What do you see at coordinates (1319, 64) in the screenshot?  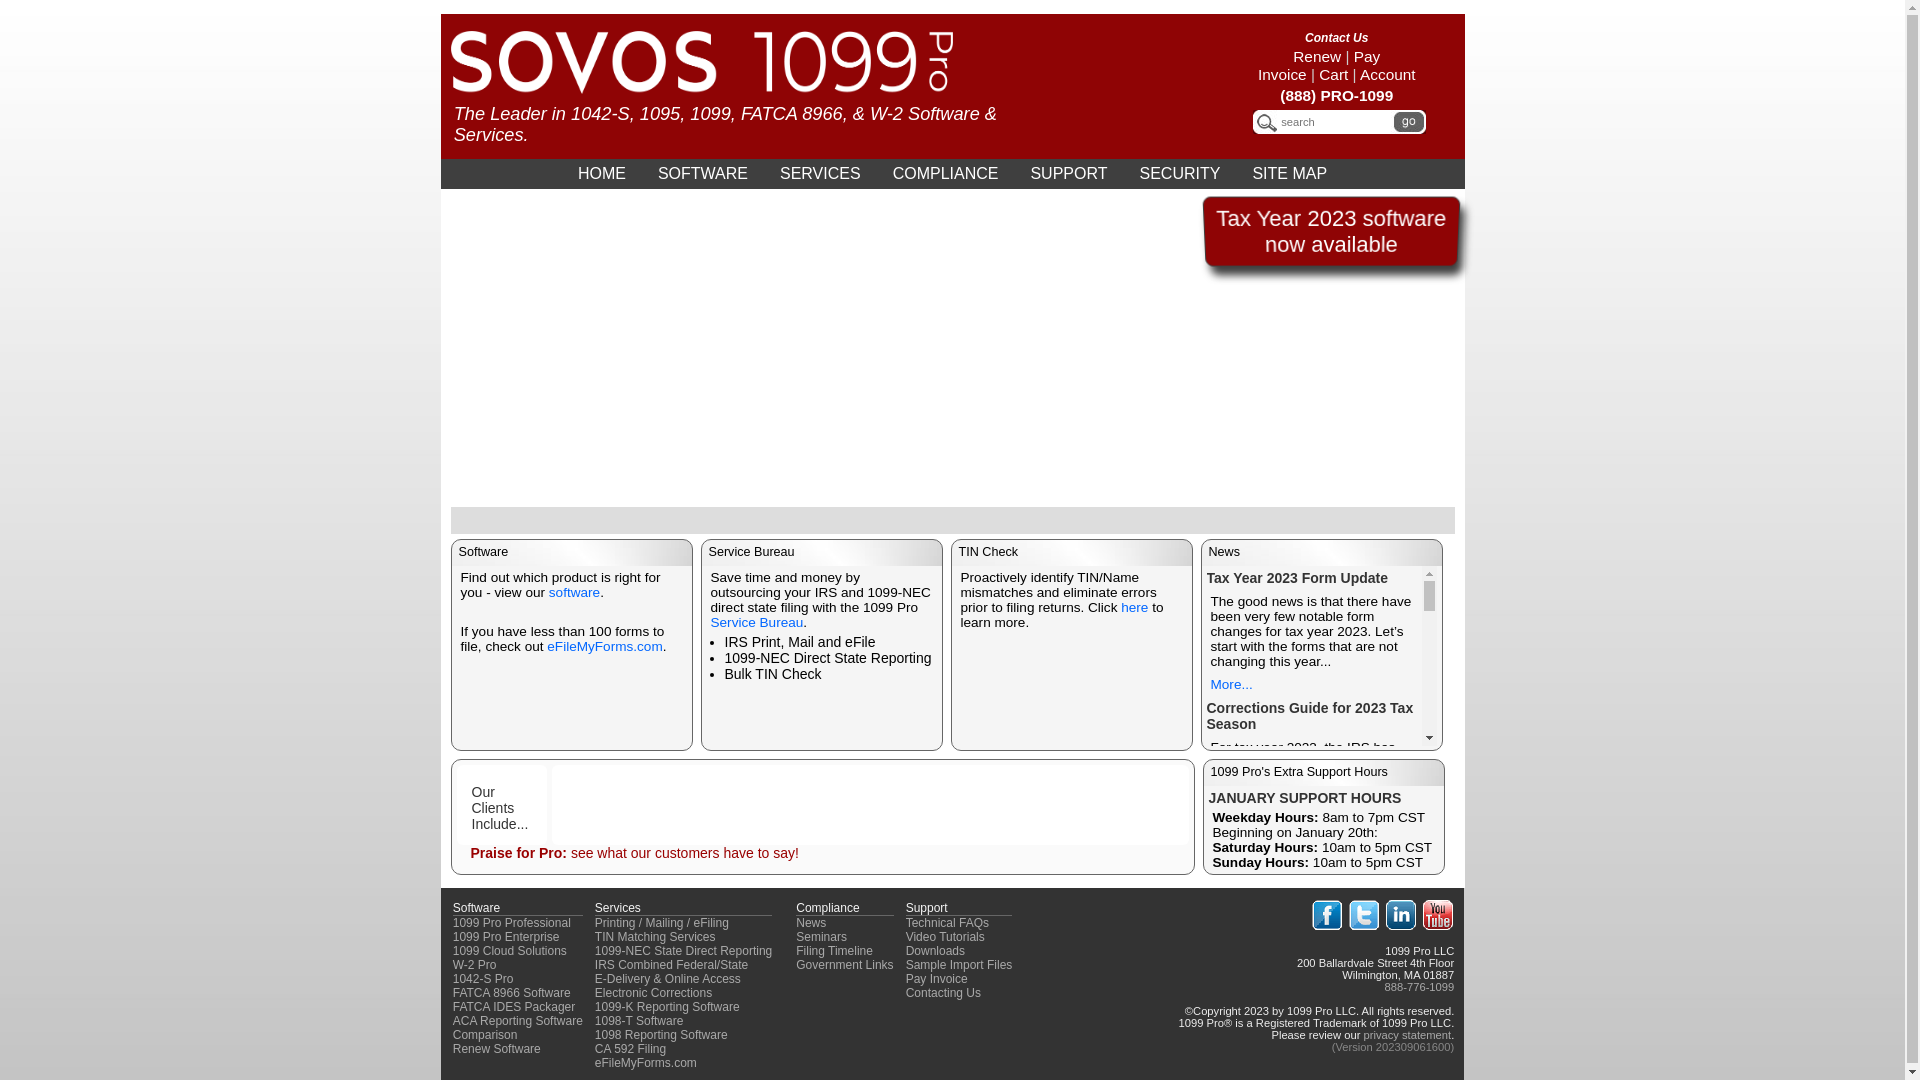 I see `'Pay Invoice'` at bounding box center [1319, 64].